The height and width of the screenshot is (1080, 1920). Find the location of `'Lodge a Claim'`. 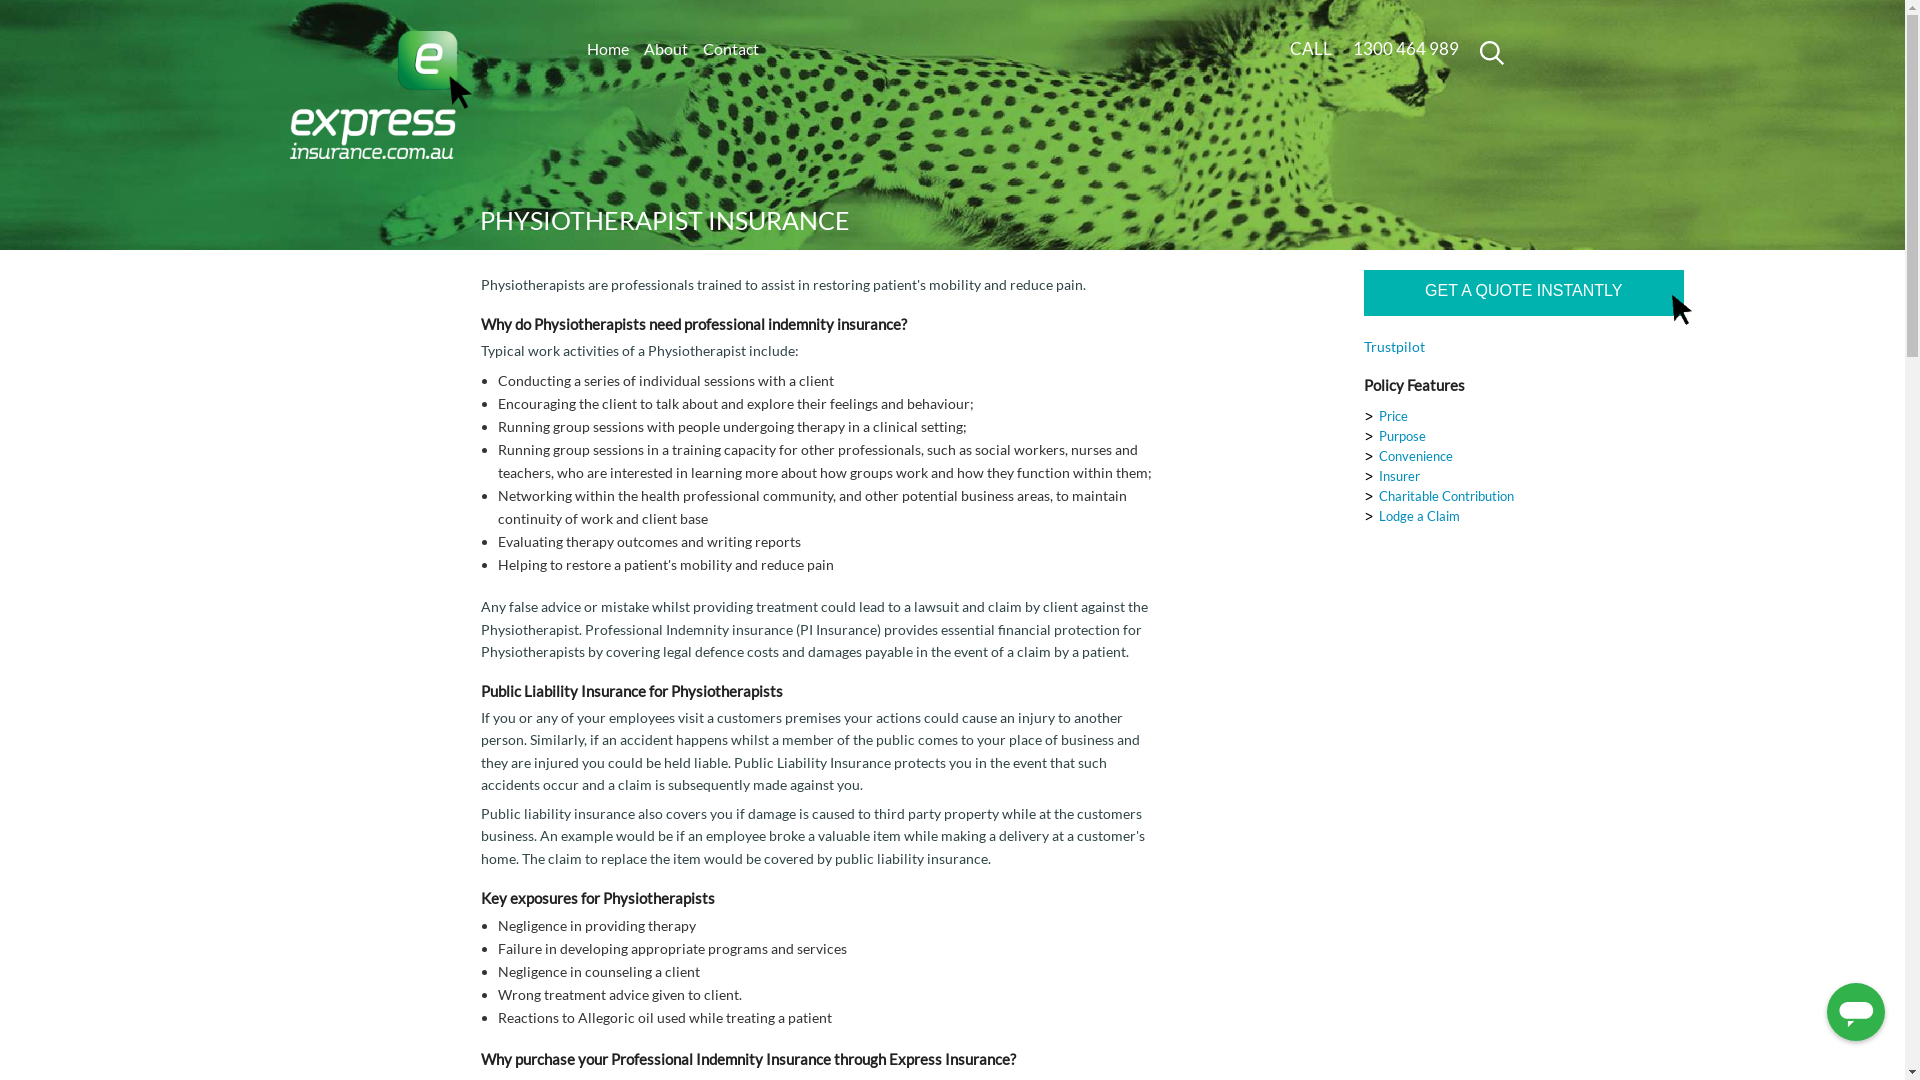

'Lodge a Claim' is located at coordinates (1418, 515).